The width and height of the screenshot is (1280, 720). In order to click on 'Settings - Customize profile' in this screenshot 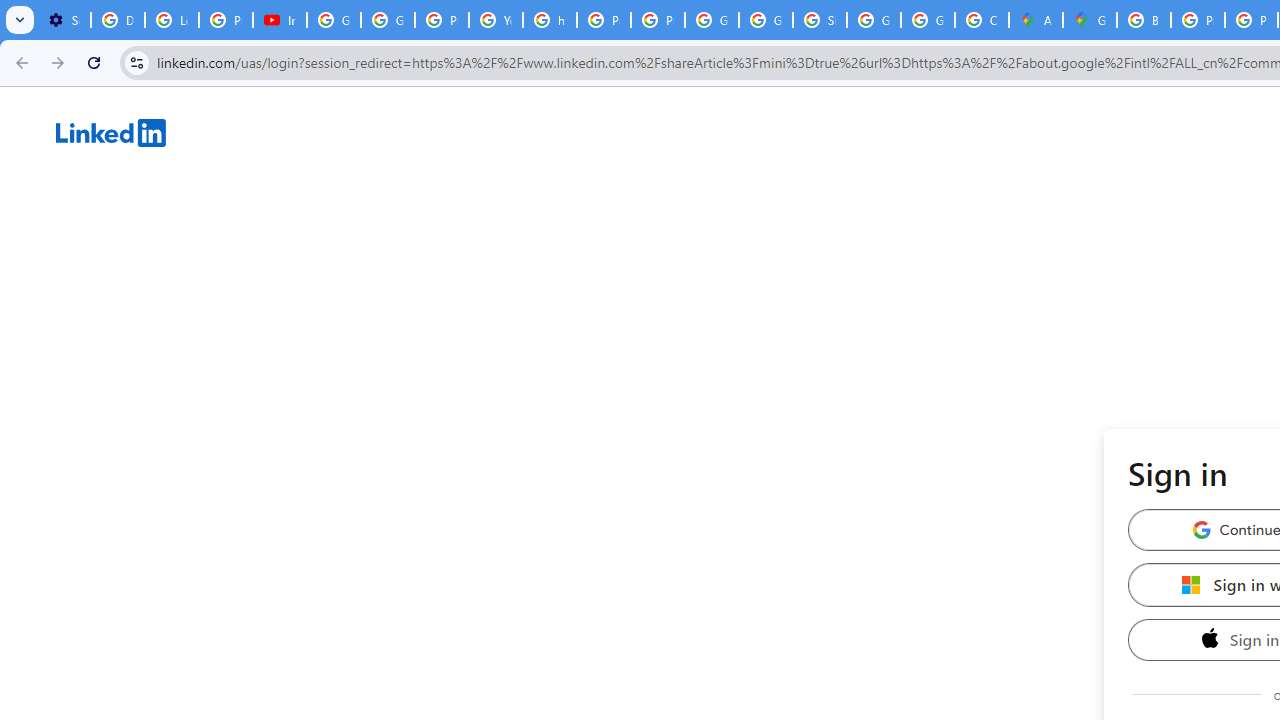, I will do `click(64, 20)`.